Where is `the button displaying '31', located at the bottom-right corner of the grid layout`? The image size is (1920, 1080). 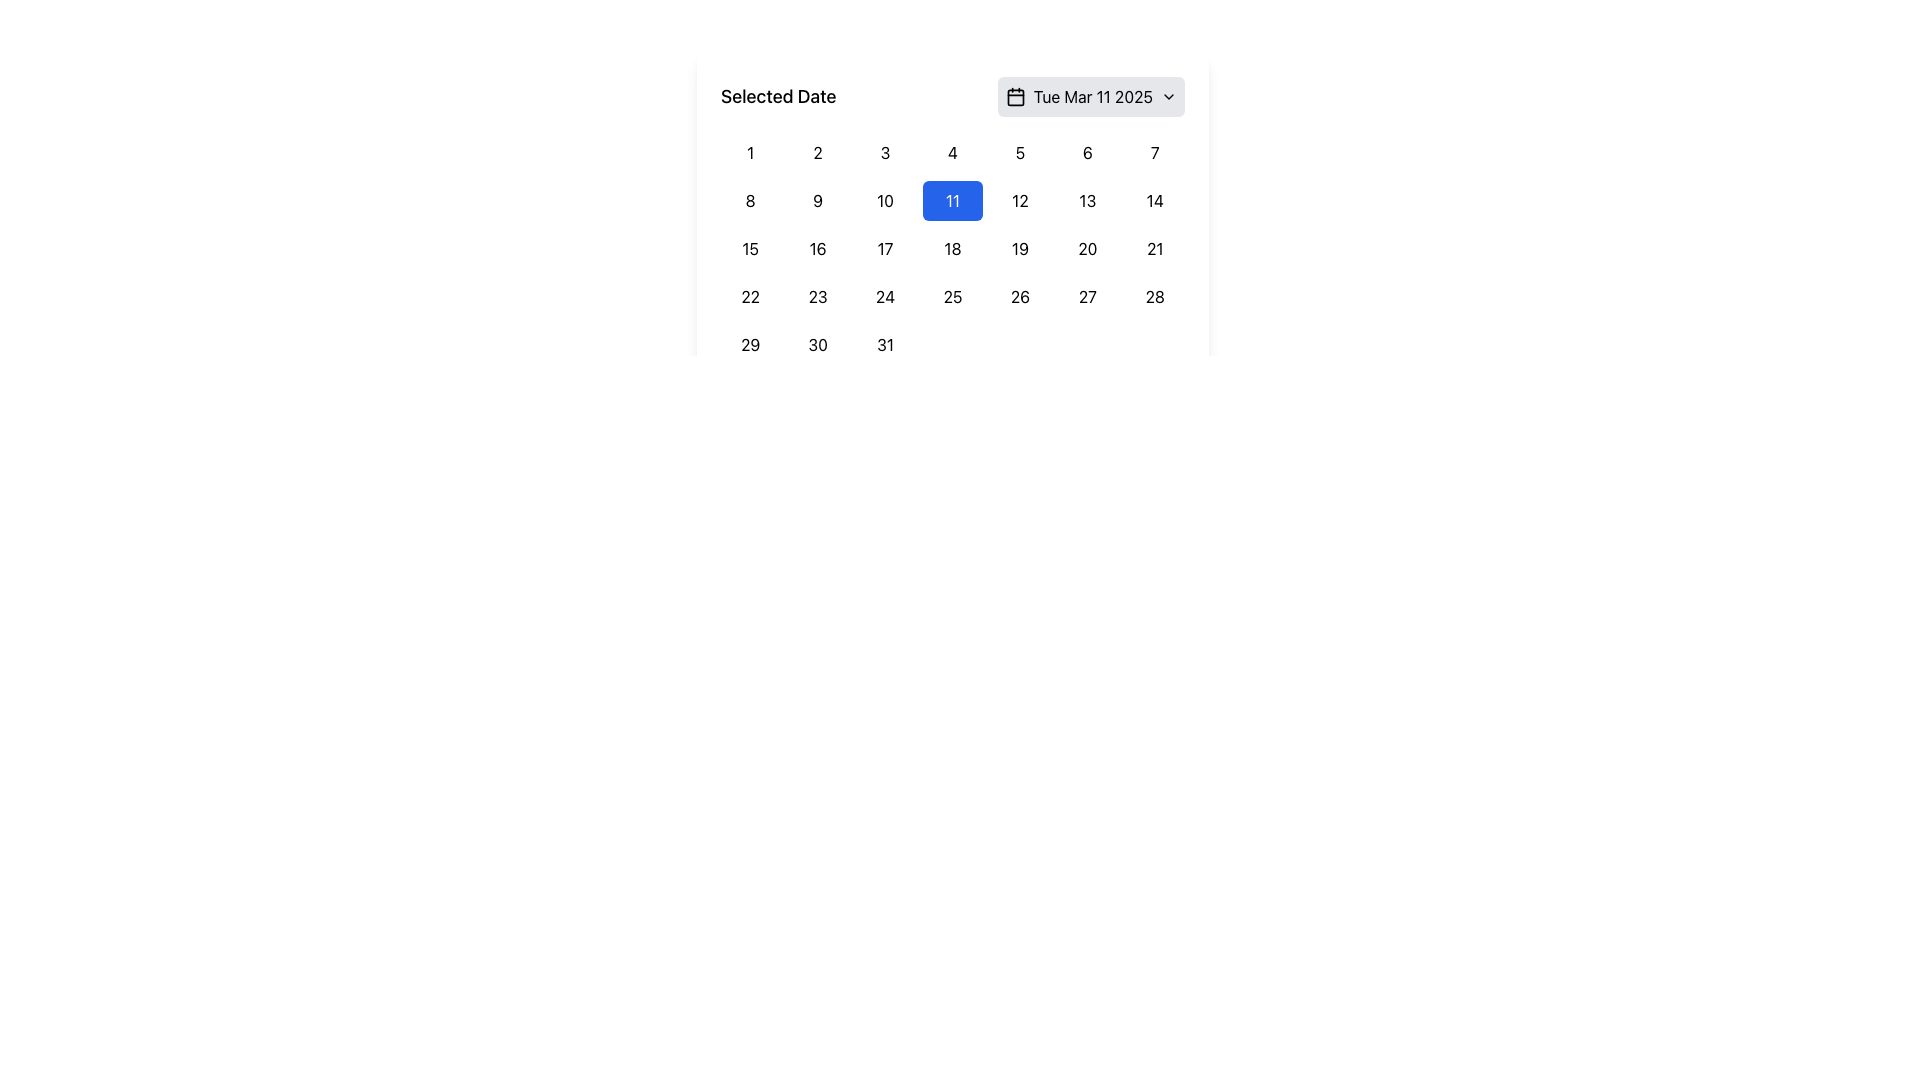
the button displaying '31', located at the bottom-right corner of the grid layout is located at coordinates (884, 343).